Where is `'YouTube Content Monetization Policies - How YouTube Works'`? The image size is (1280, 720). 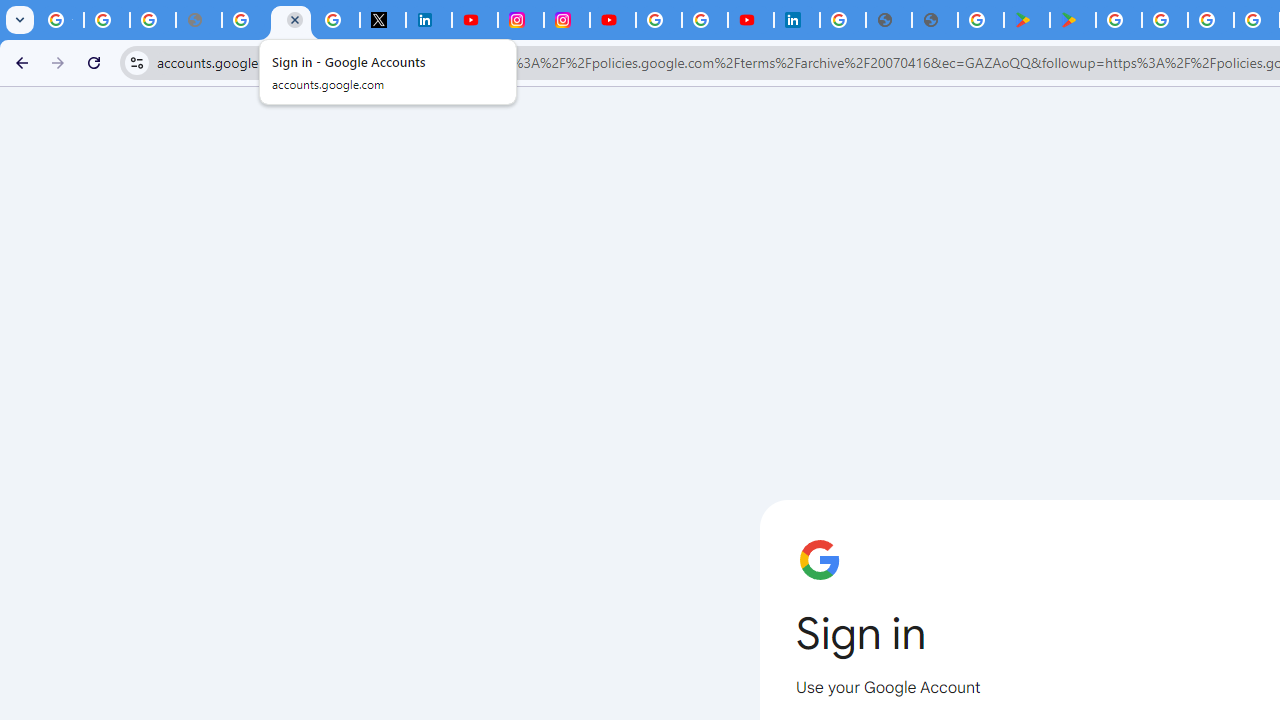
'YouTube Content Monetization Policies - How YouTube Works' is located at coordinates (473, 20).